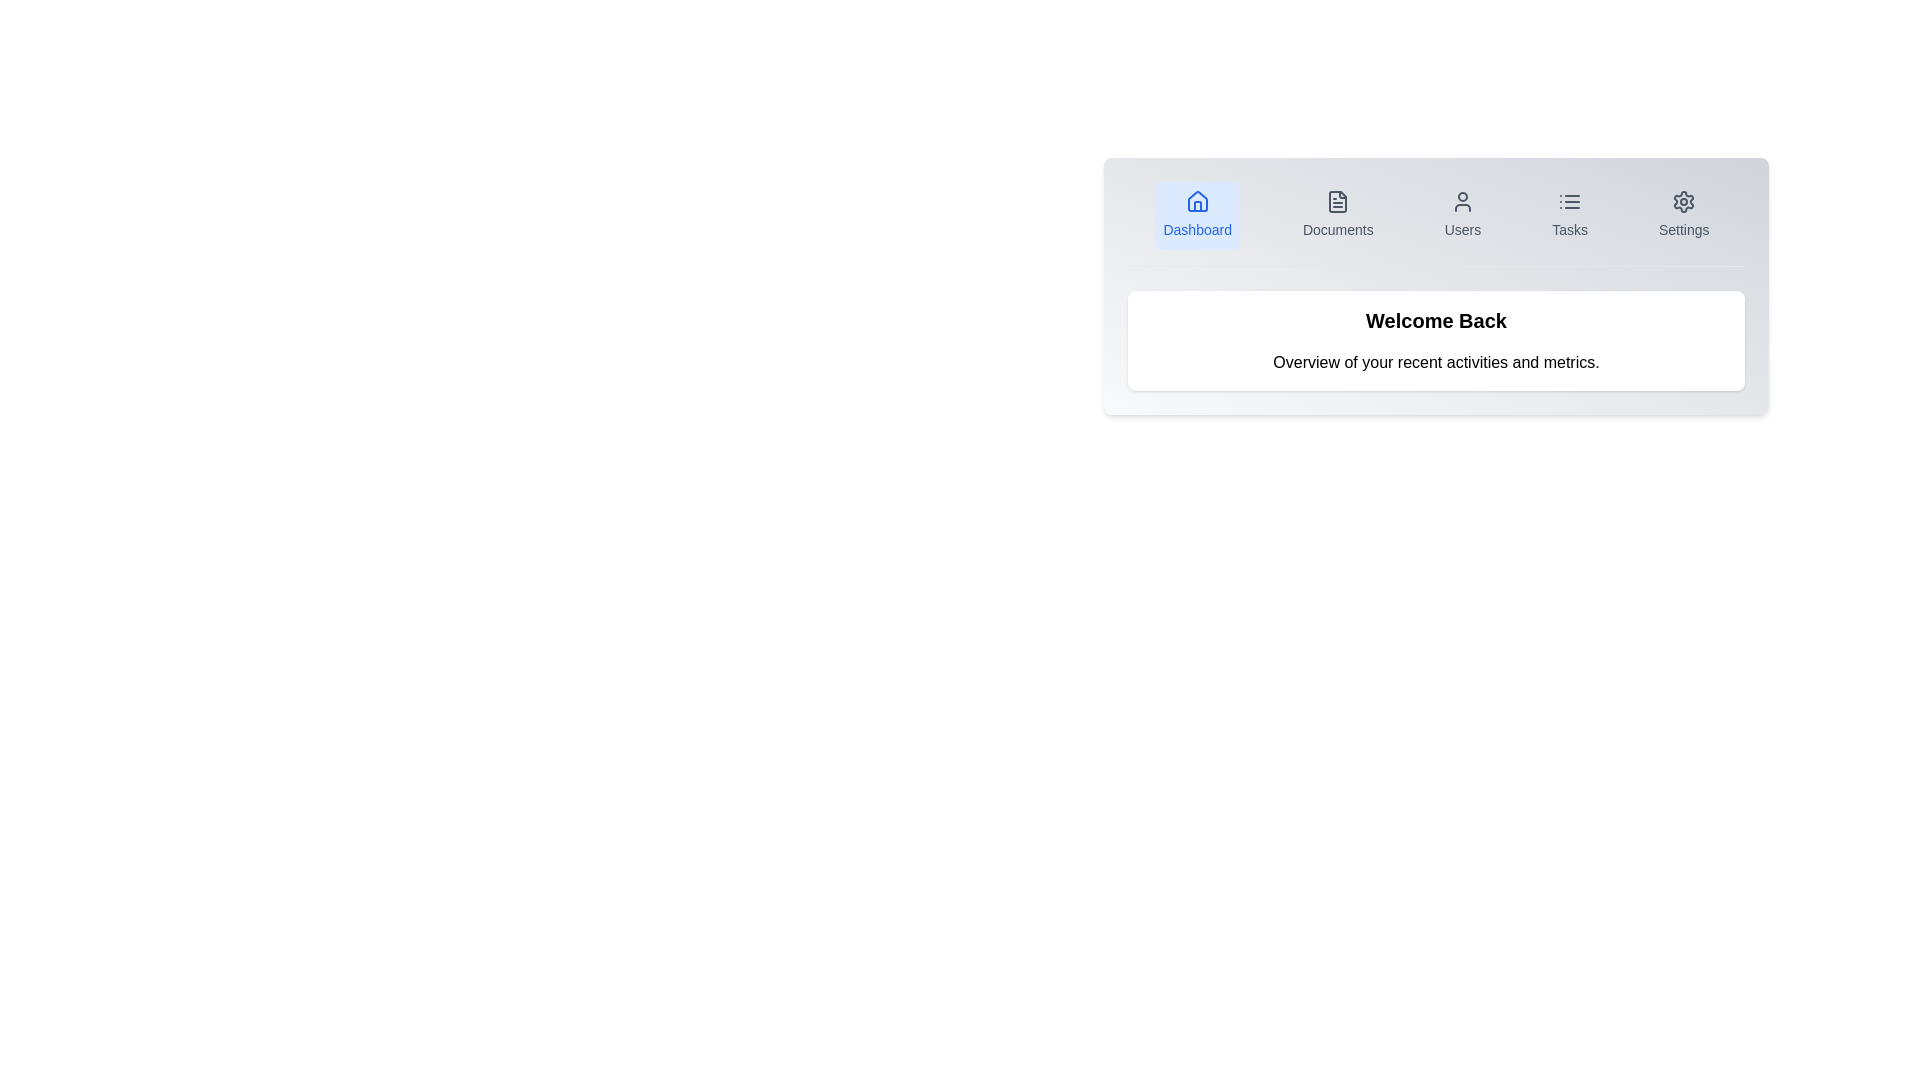  What do you see at coordinates (1568, 216) in the screenshot?
I see `the 'Tasks' button, which is a vertically-oriented icon and text combination in the navigation bar, located fourth in the sequence of items` at bounding box center [1568, 216].